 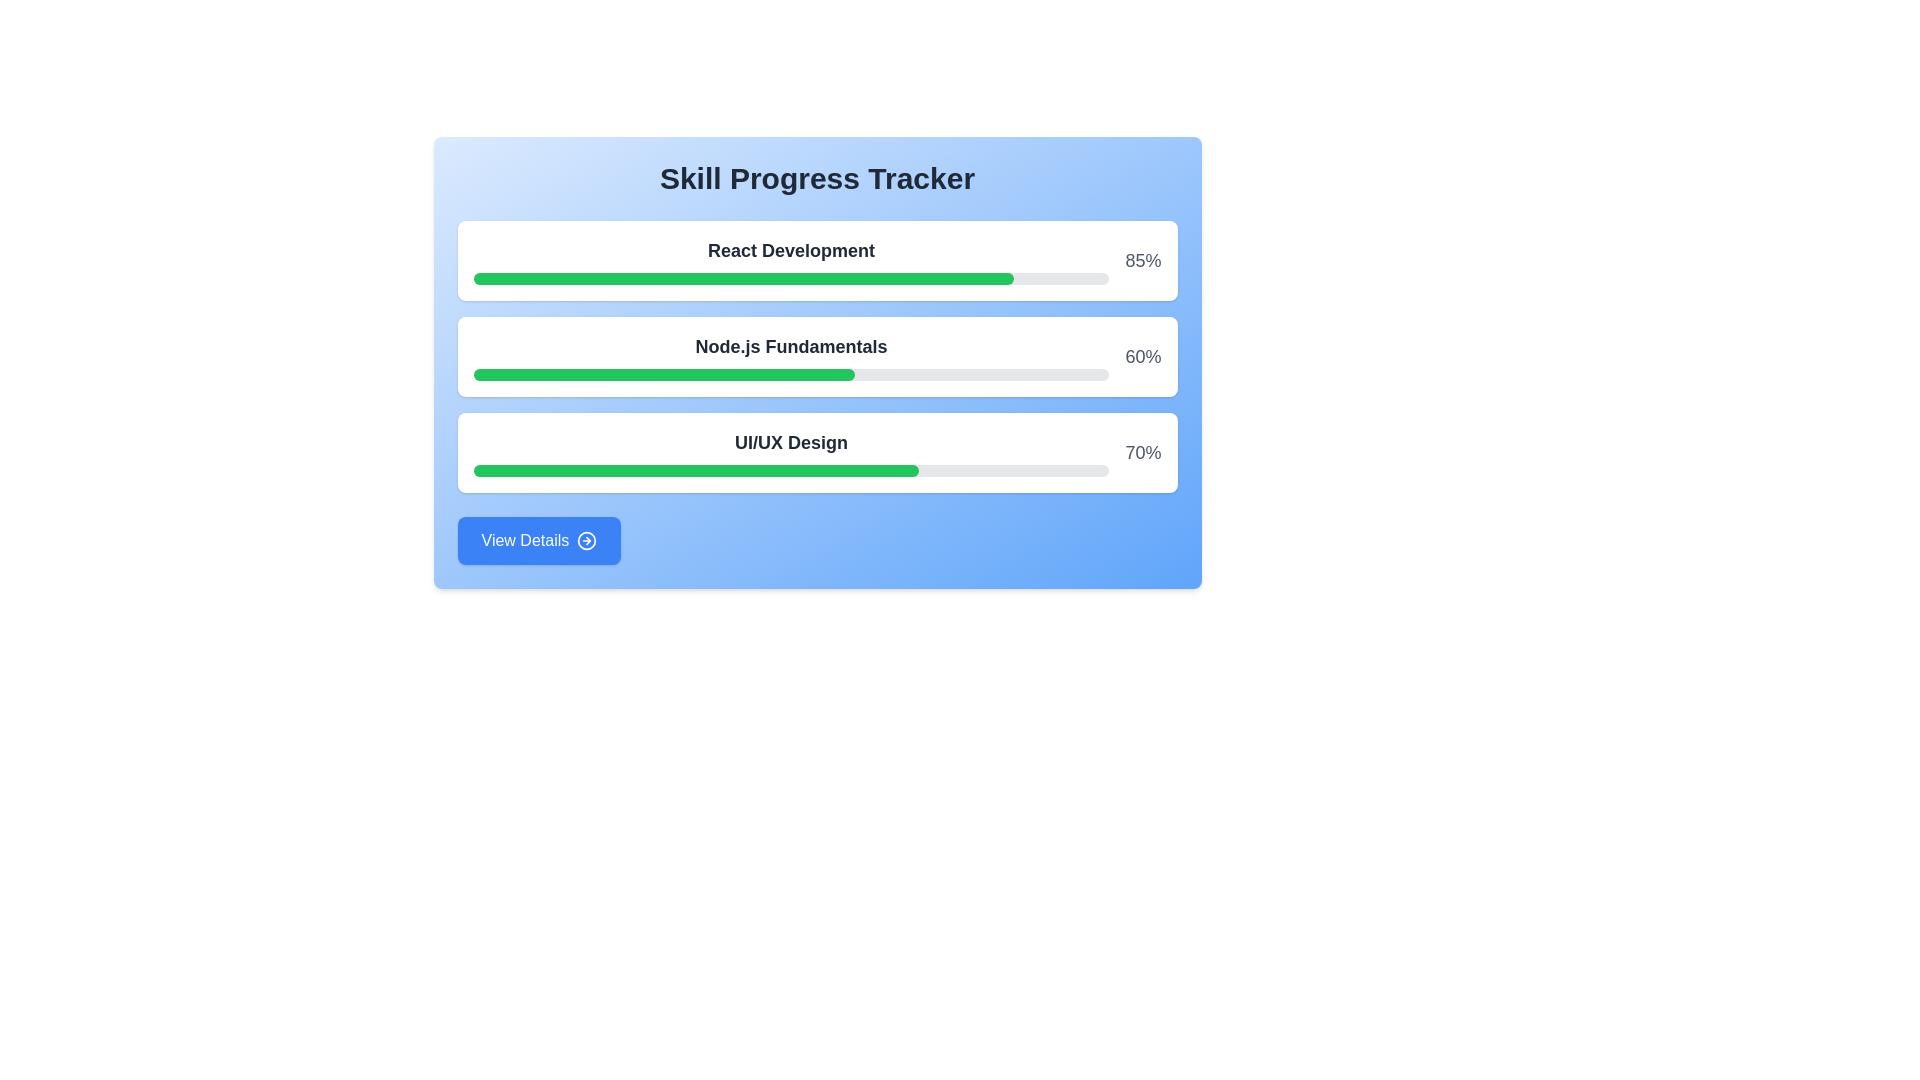 What do you see at coordinates (790, 356) in the screenshot?
I see `the text label that provides a descriptive title for the associated progress bar in the second progress tracking card of the 'Skill Progress Tracker' interface` at bounding box center [790, 356].